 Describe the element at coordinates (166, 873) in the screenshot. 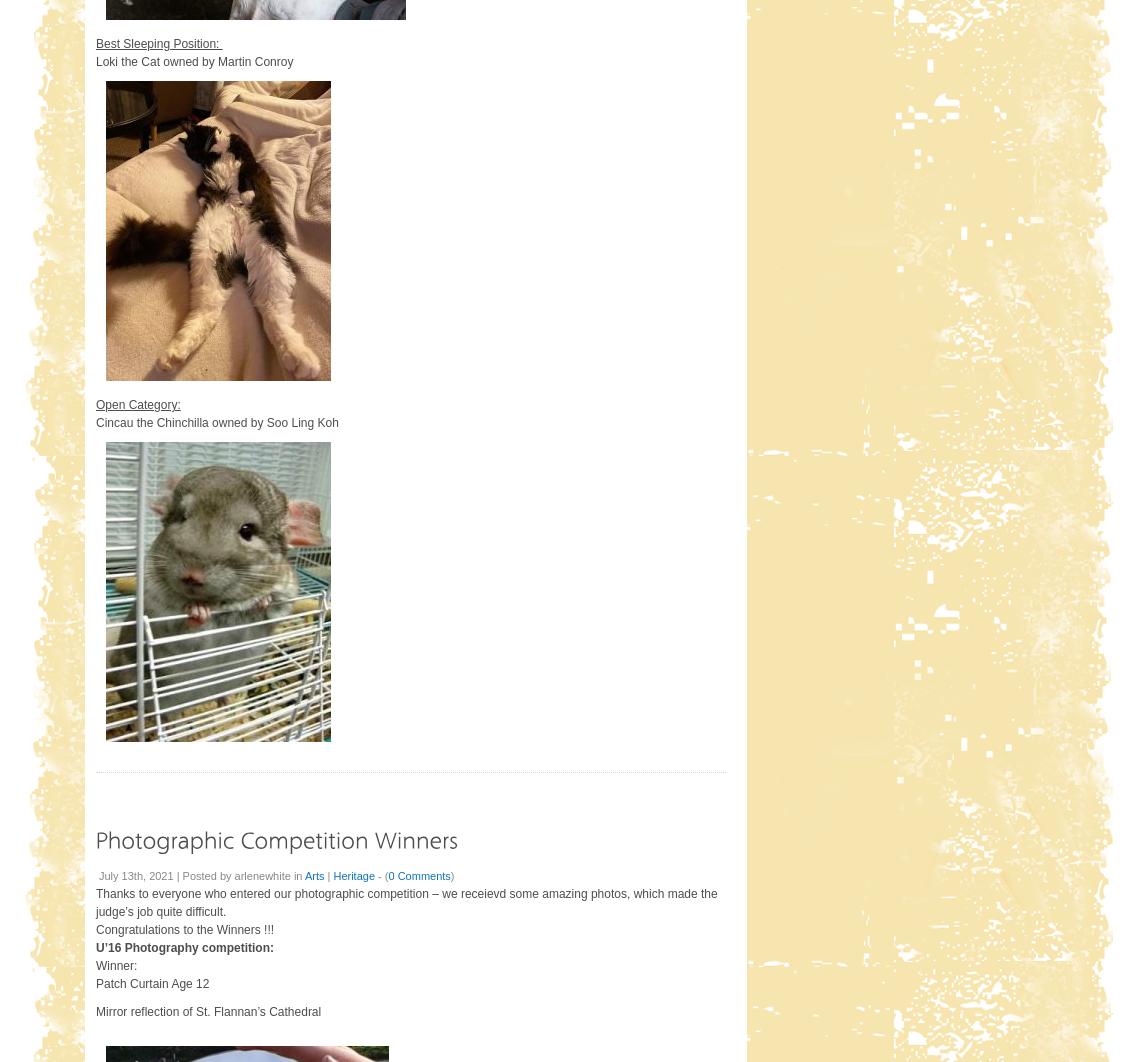

I see `'July 13th, 2021 | Posted by'` at that location.